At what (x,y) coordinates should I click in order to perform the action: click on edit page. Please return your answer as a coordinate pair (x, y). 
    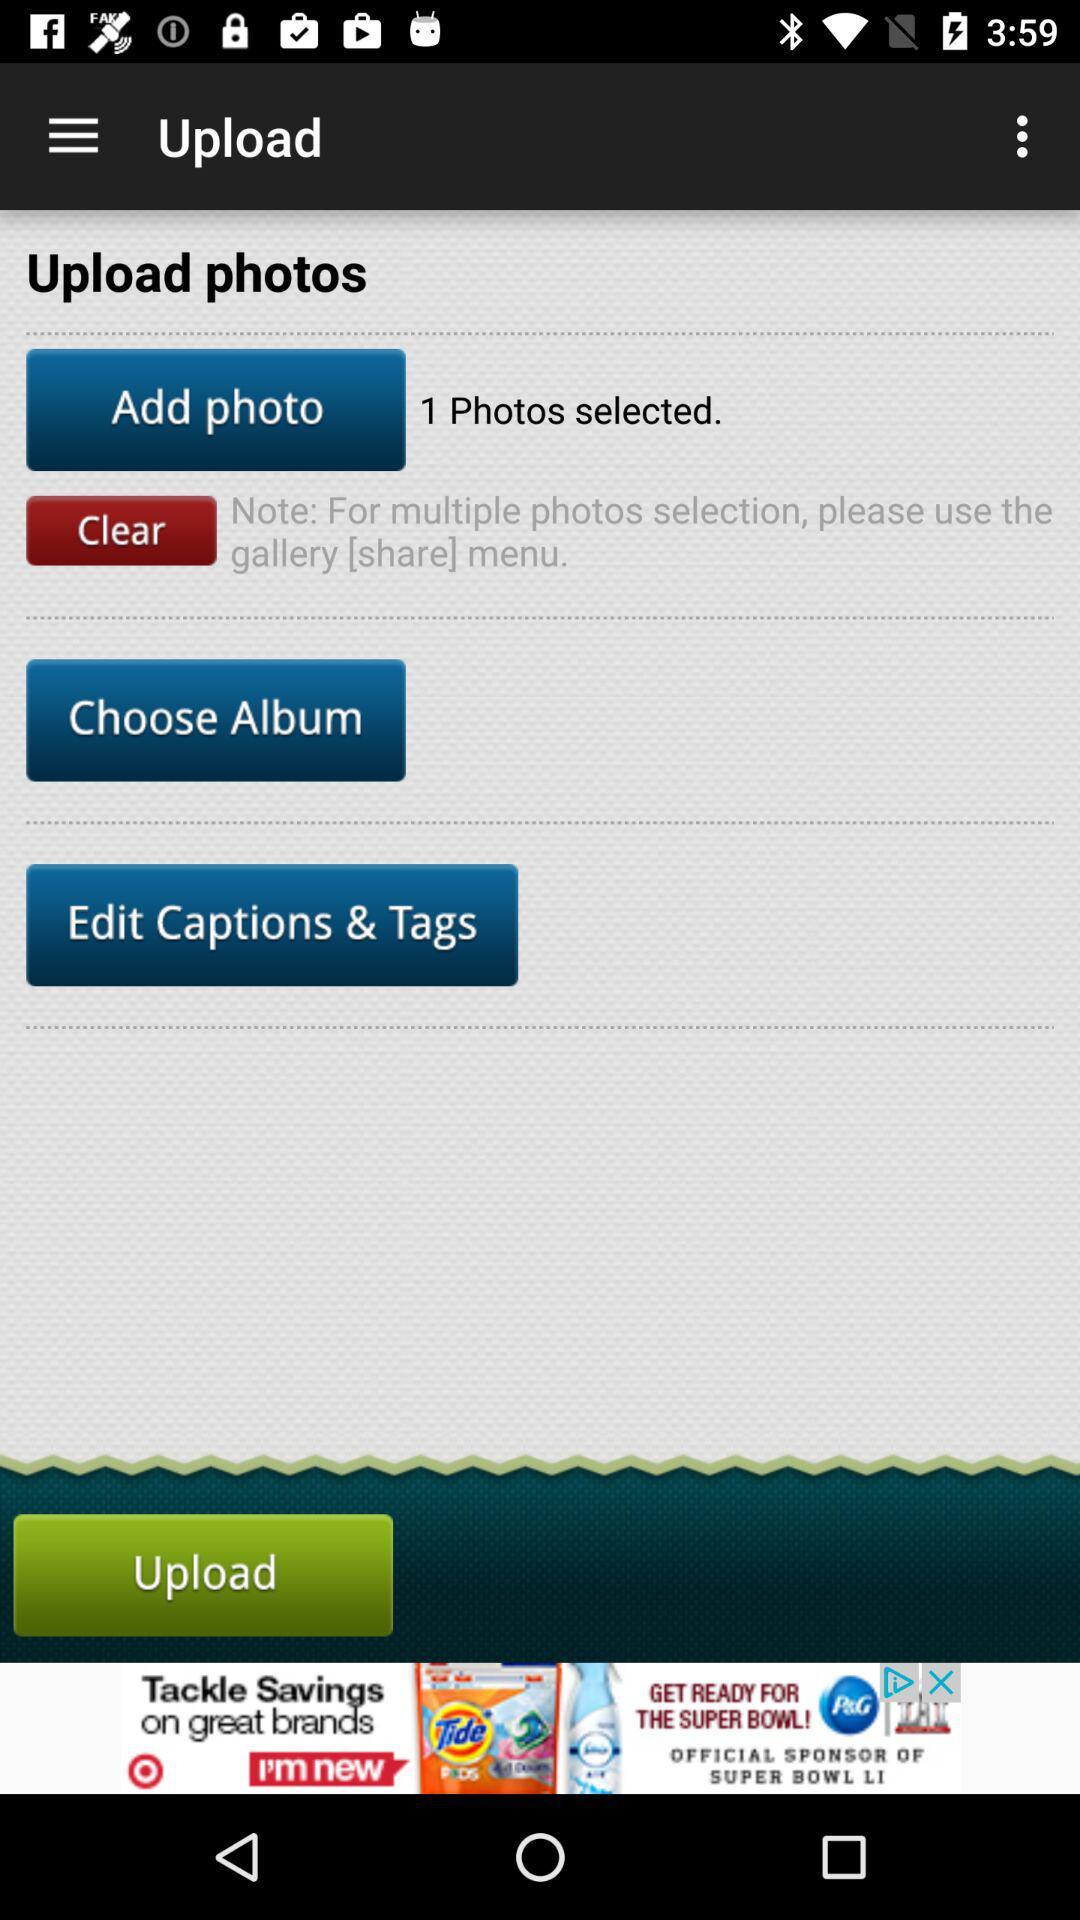
    Looking at the image, I should click on (272, 924).